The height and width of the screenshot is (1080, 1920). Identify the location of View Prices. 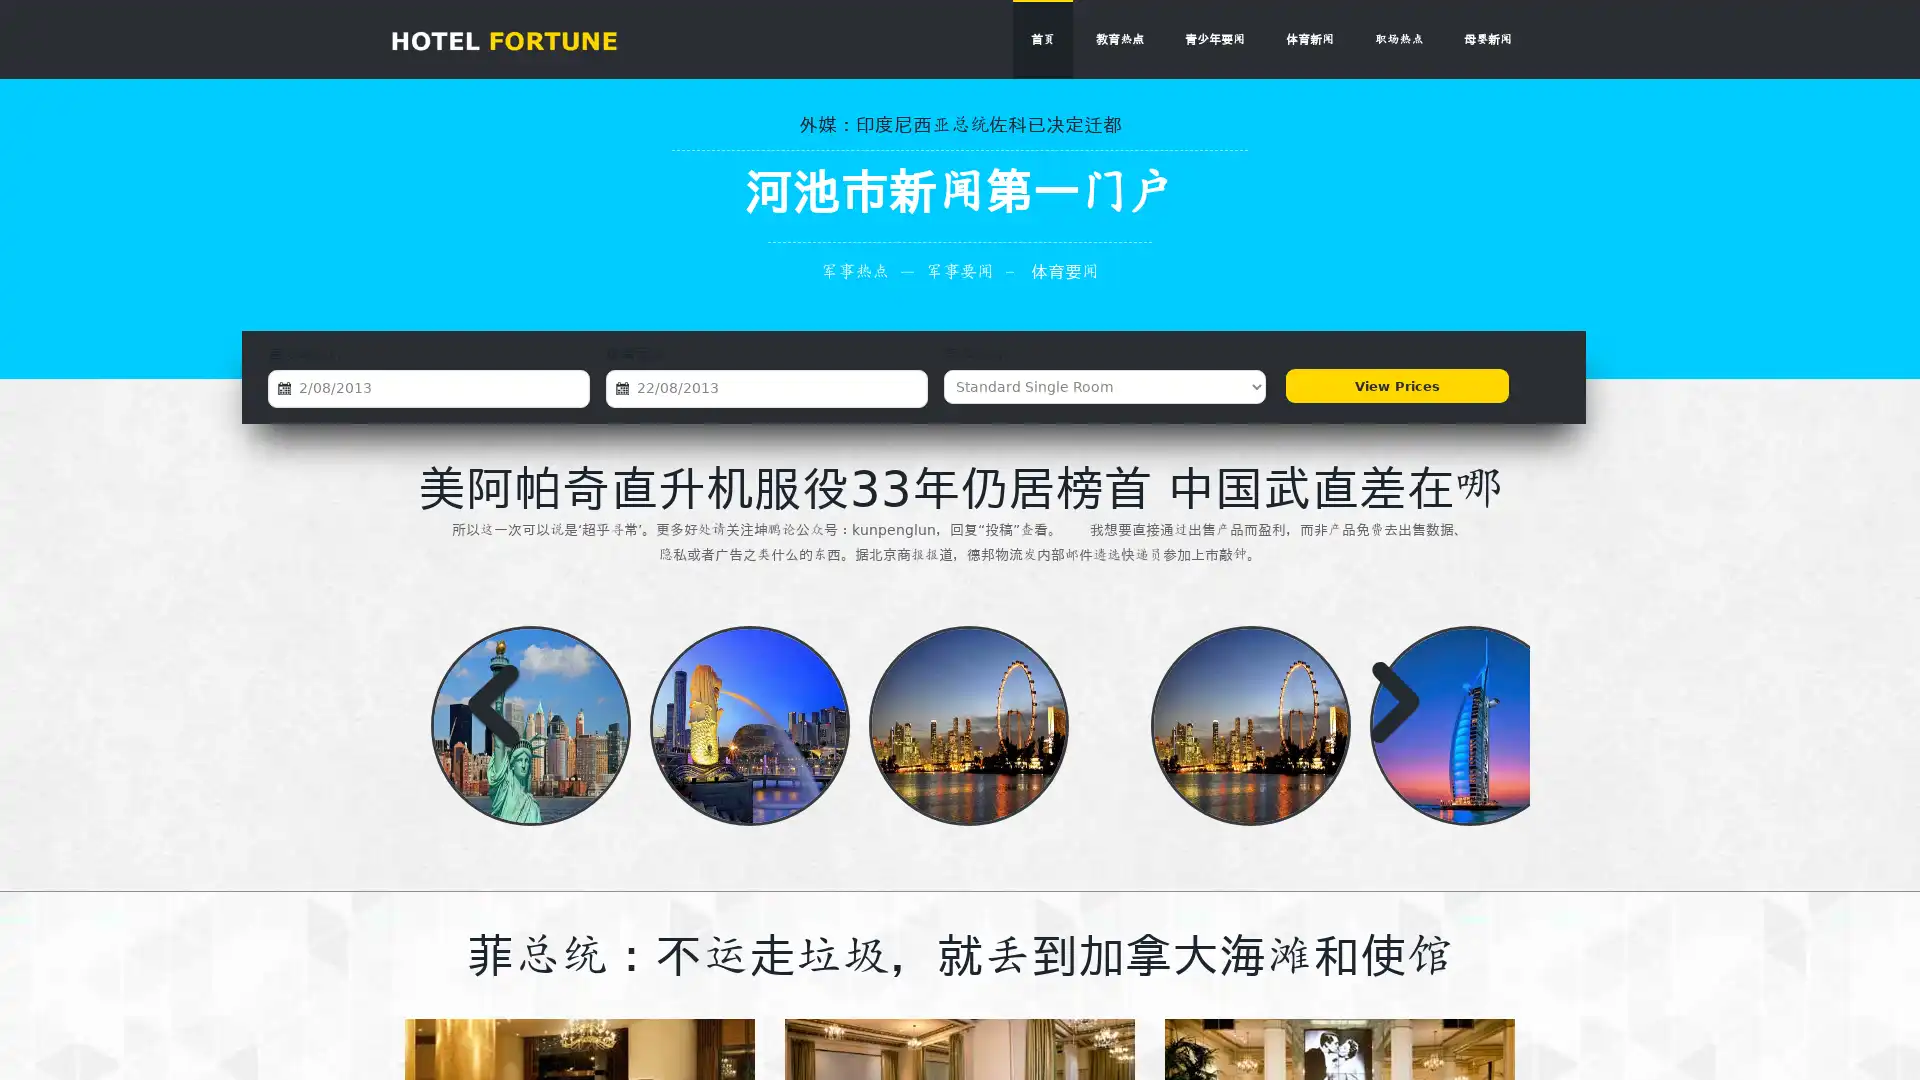
(1394, 386).